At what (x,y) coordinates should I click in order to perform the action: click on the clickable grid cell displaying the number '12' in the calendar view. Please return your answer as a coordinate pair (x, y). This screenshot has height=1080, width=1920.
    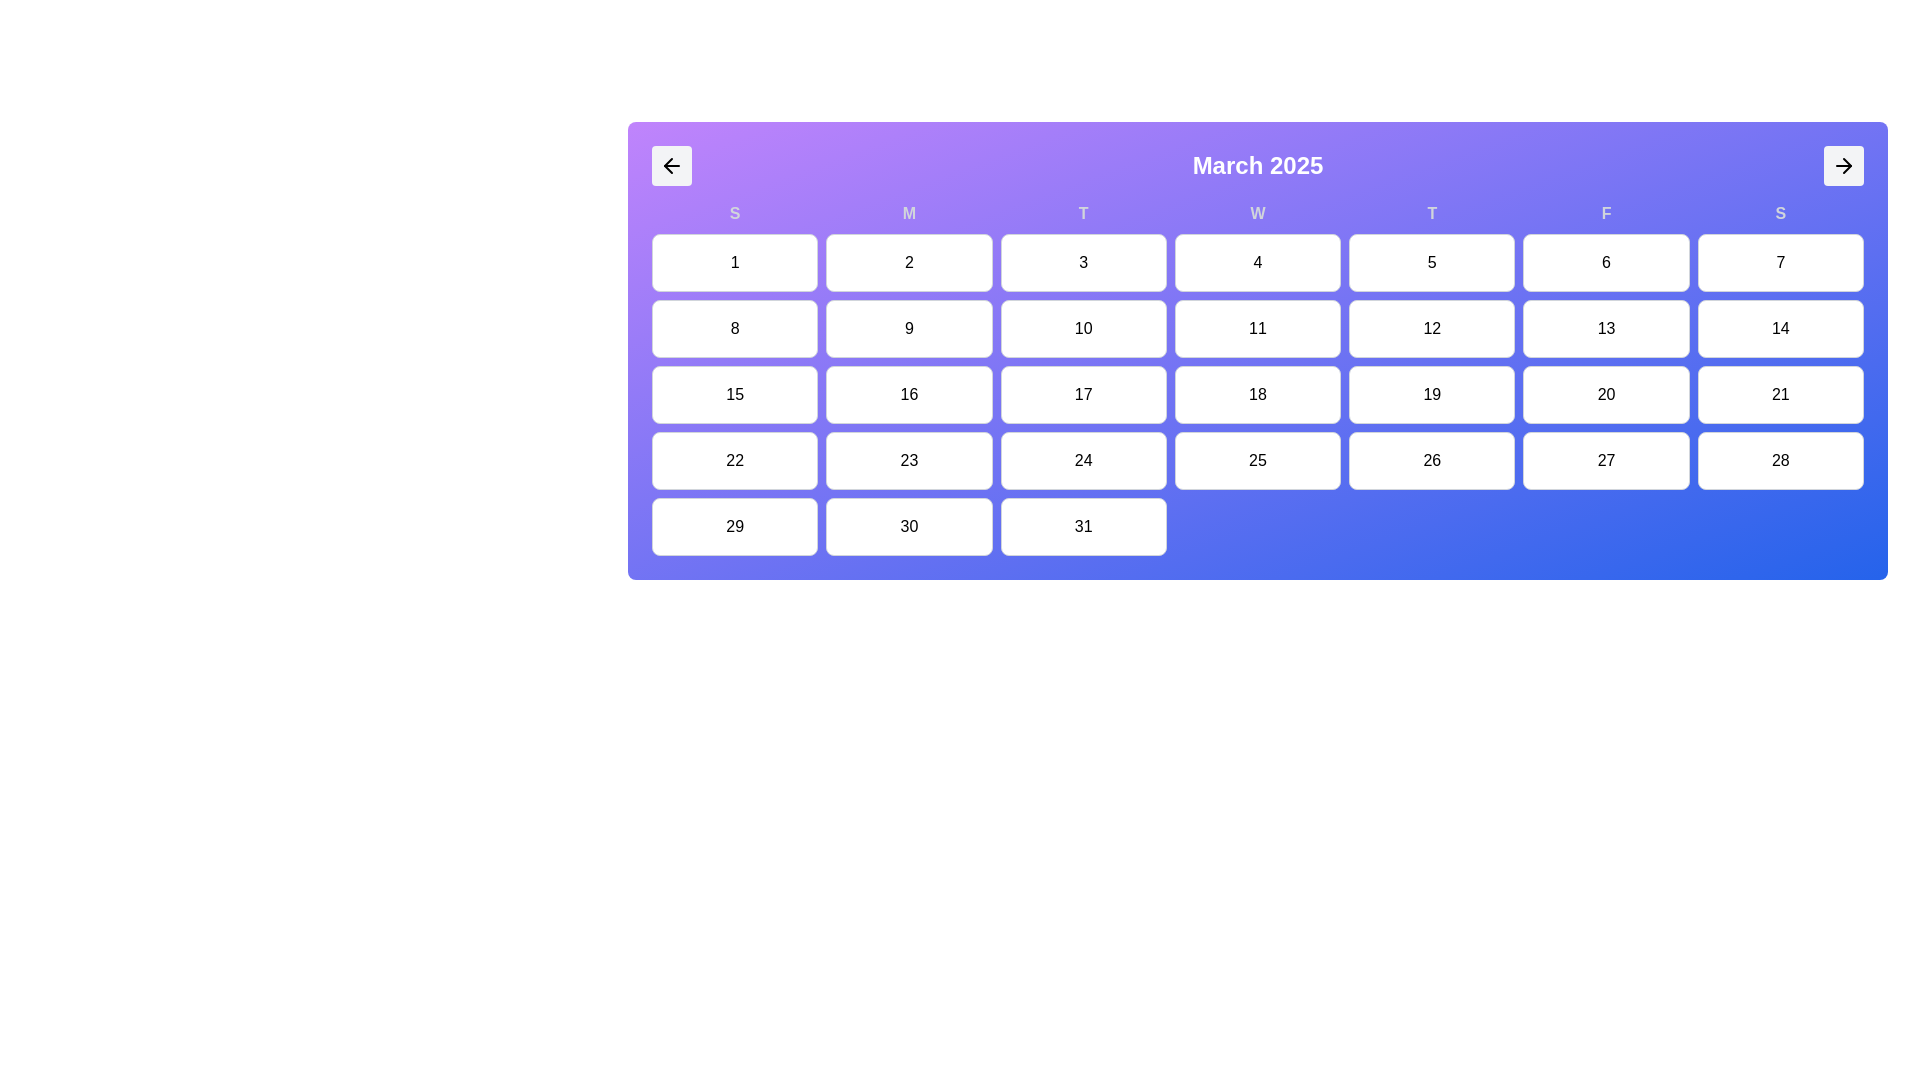
    Looking at the image, I should click on (1431, 327).